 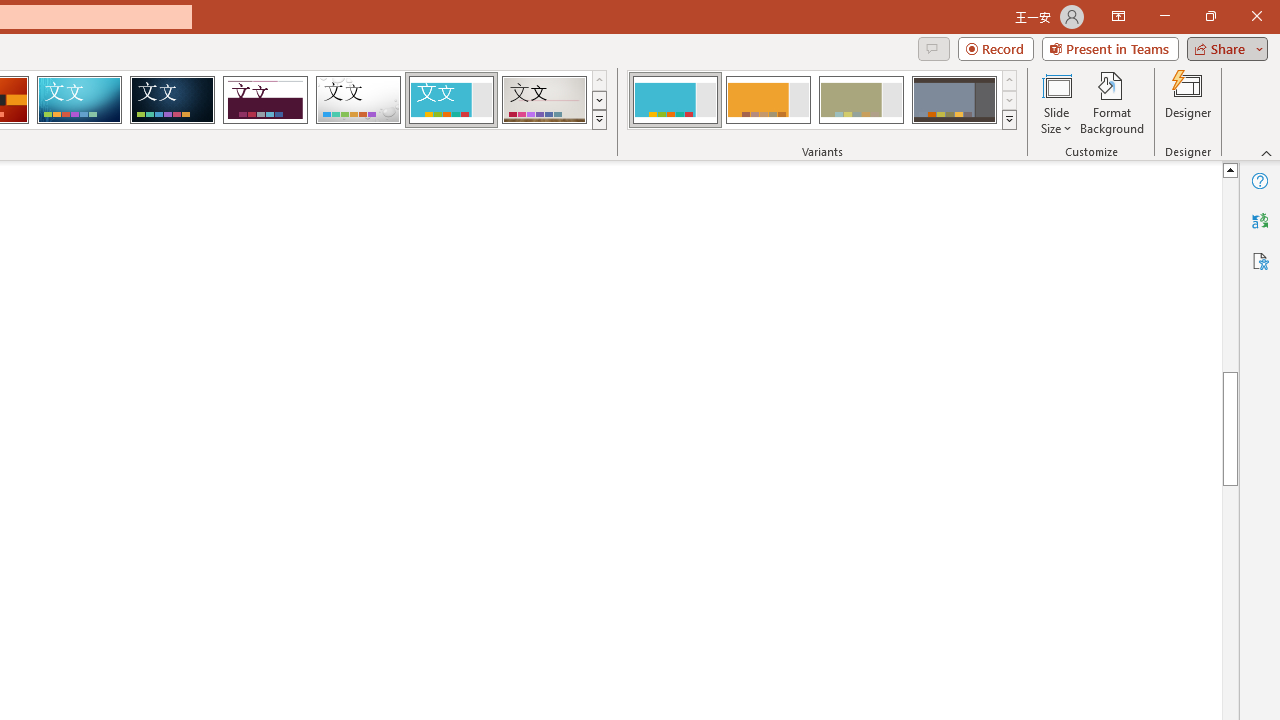 I want to click on 'Frame Variant 4', so click(x=953, y=100).